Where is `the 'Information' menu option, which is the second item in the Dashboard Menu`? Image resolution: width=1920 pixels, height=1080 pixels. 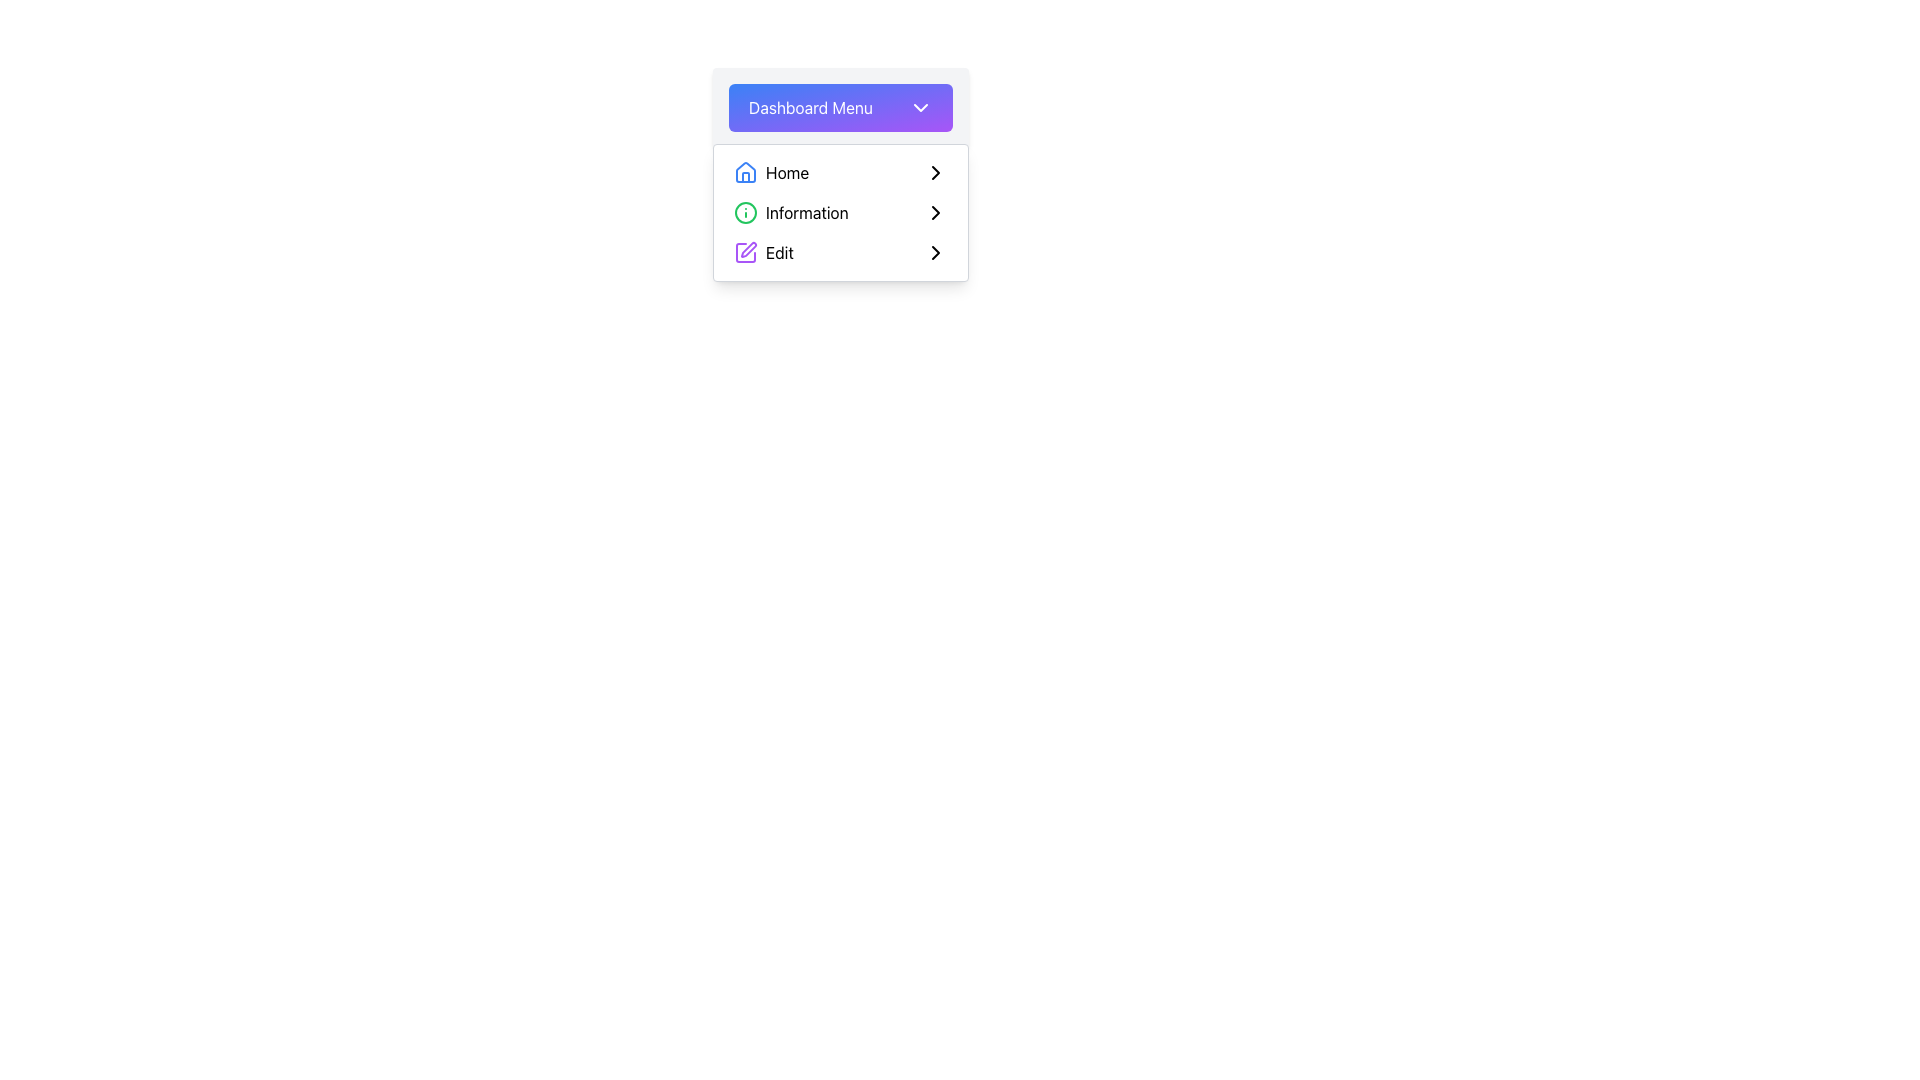
the 'Information' menu option, which is the second item in the Dashboard Menu is located at coordinates (840, 212).